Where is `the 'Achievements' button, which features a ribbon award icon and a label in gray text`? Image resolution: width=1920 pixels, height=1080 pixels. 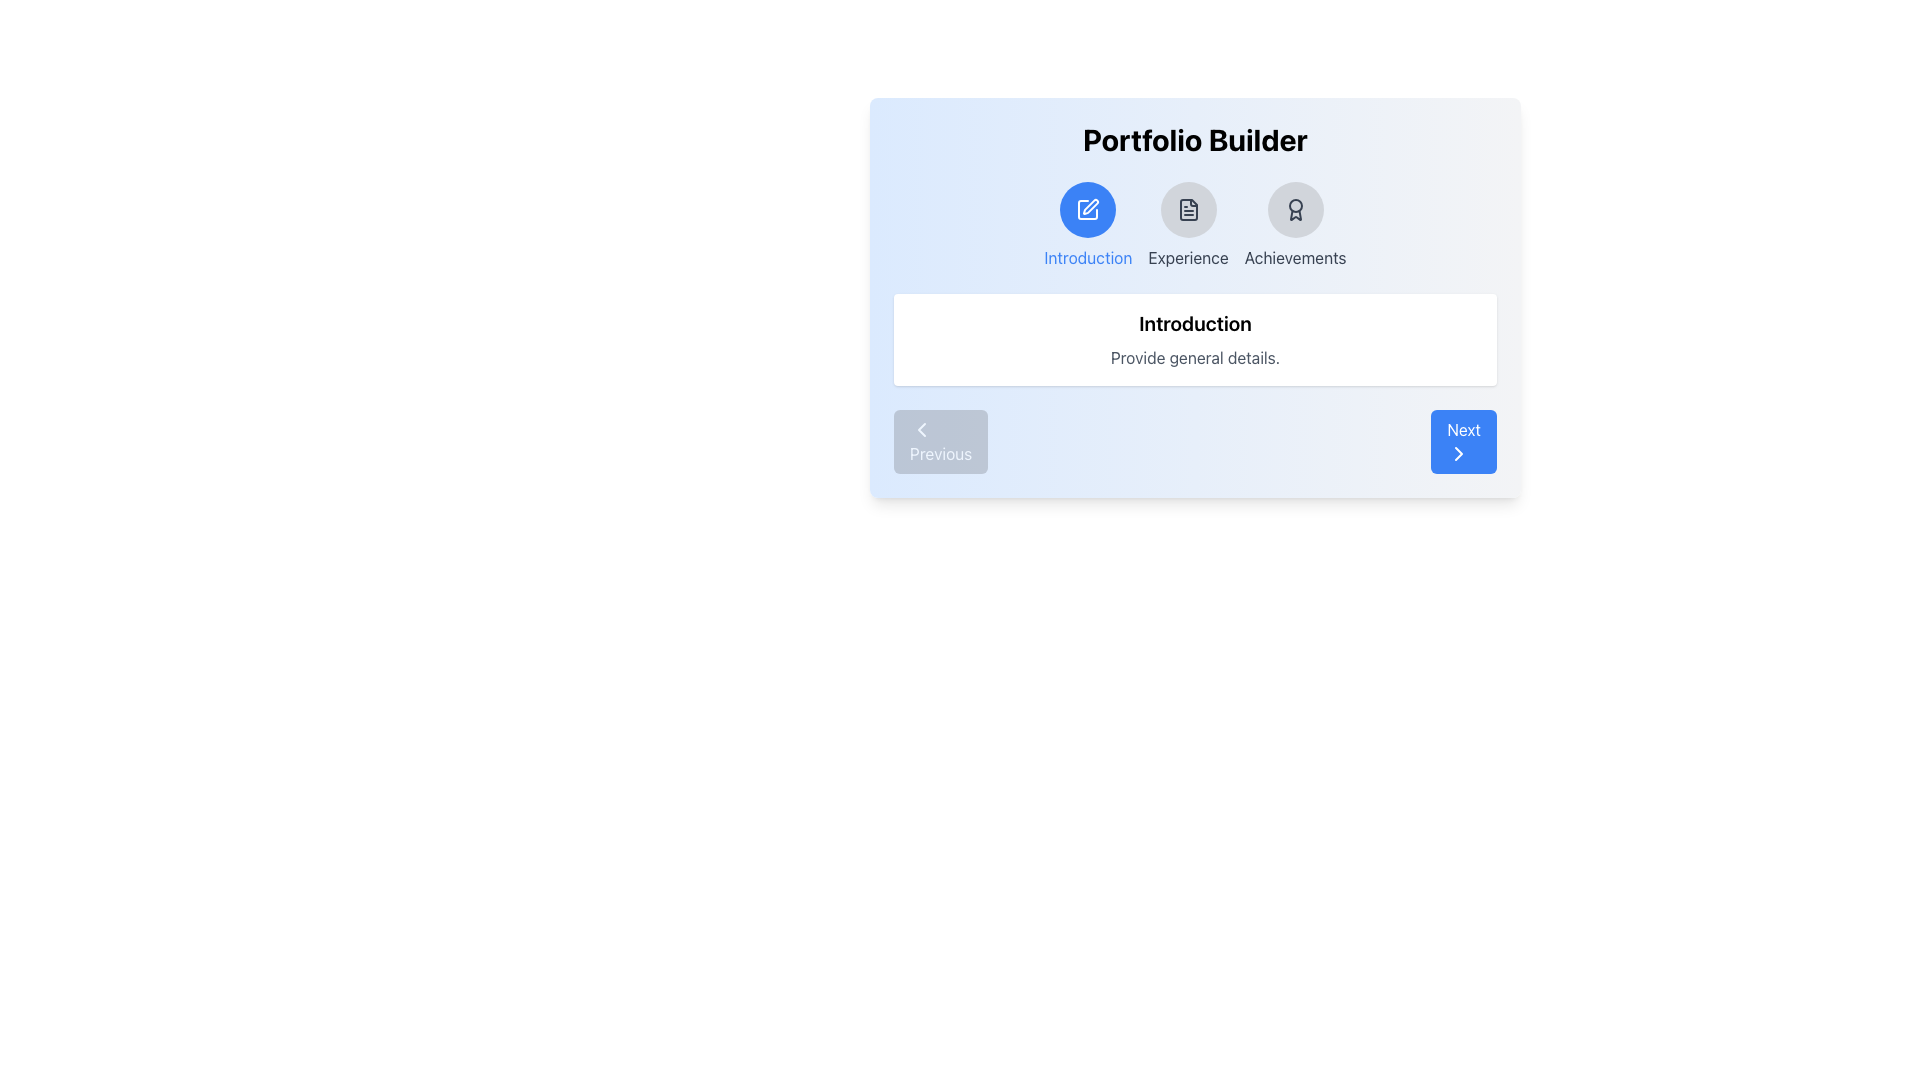
the 'Achievements' button, which features a ribbon award icon and a label in gray text is located at coordinates (1295, 225).